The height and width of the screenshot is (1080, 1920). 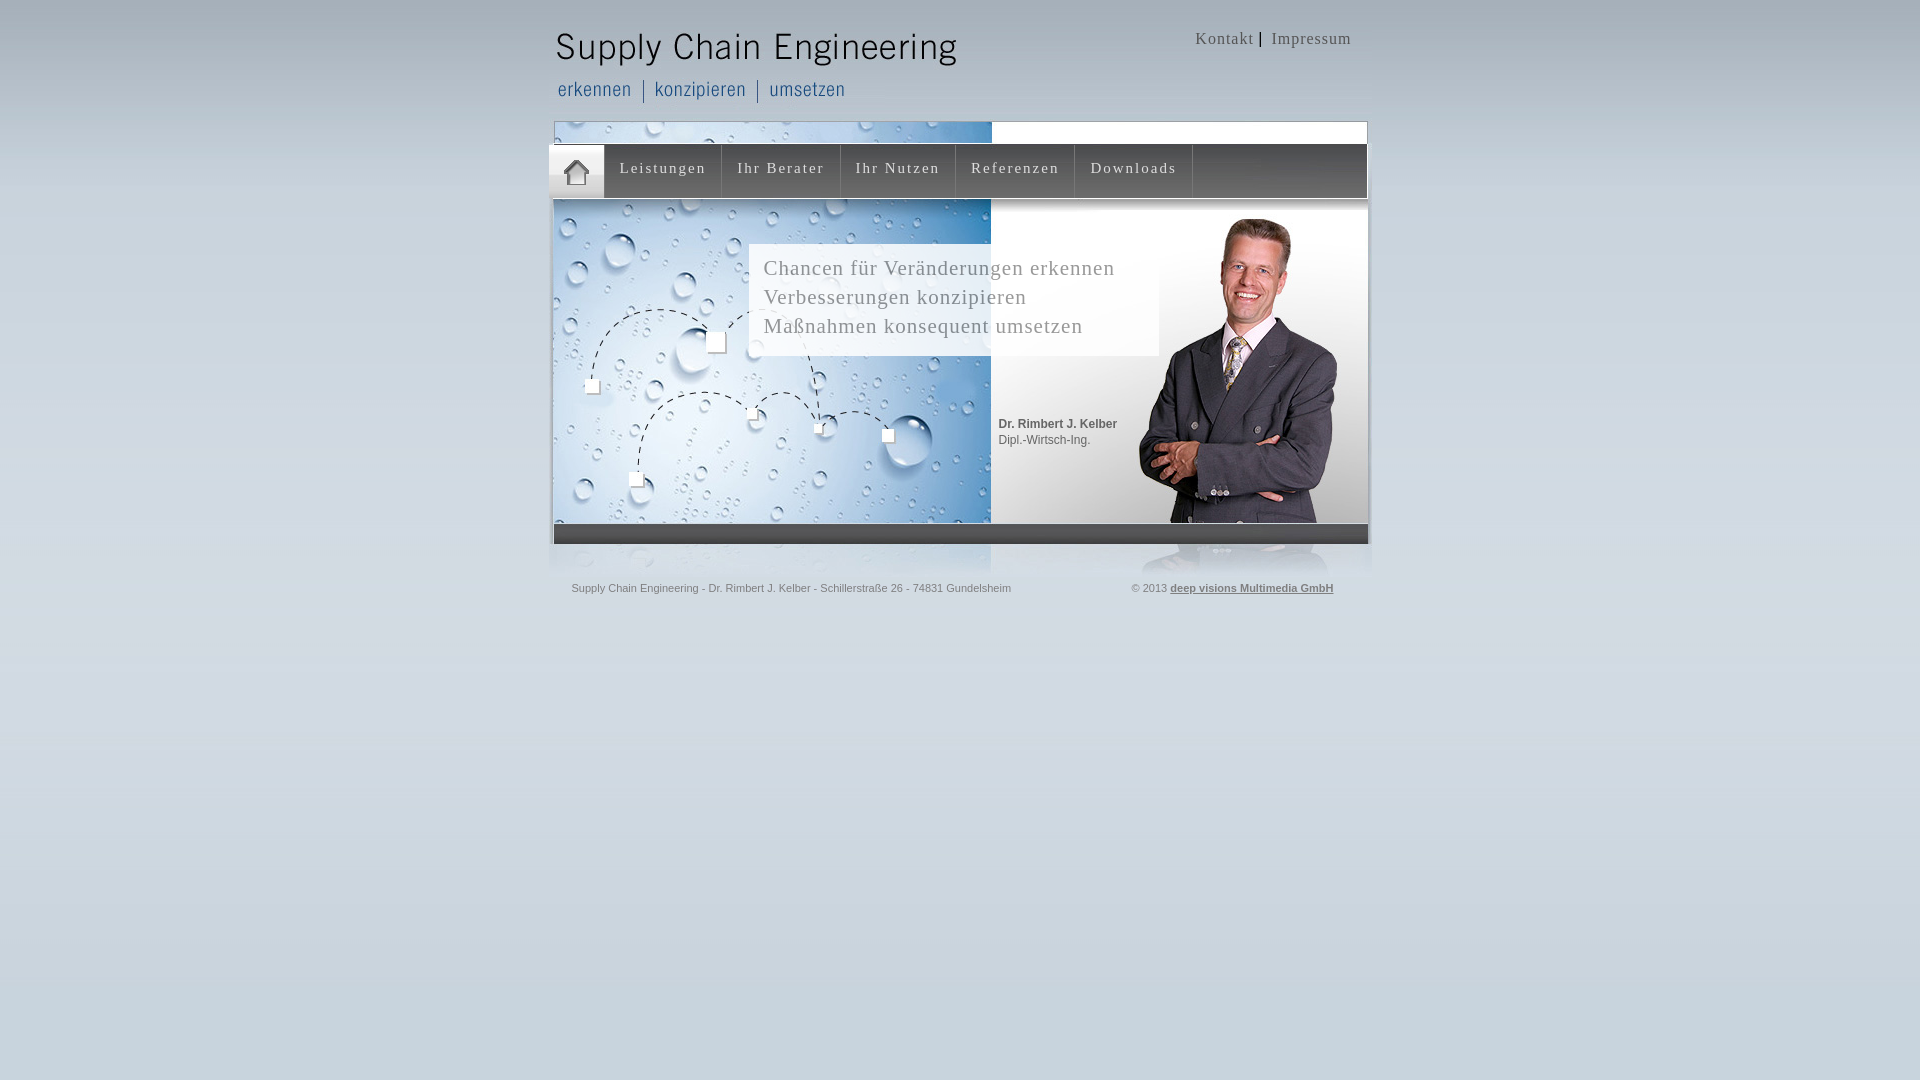 I want to click on 'Kontakt', so click(x=1223, y=38).